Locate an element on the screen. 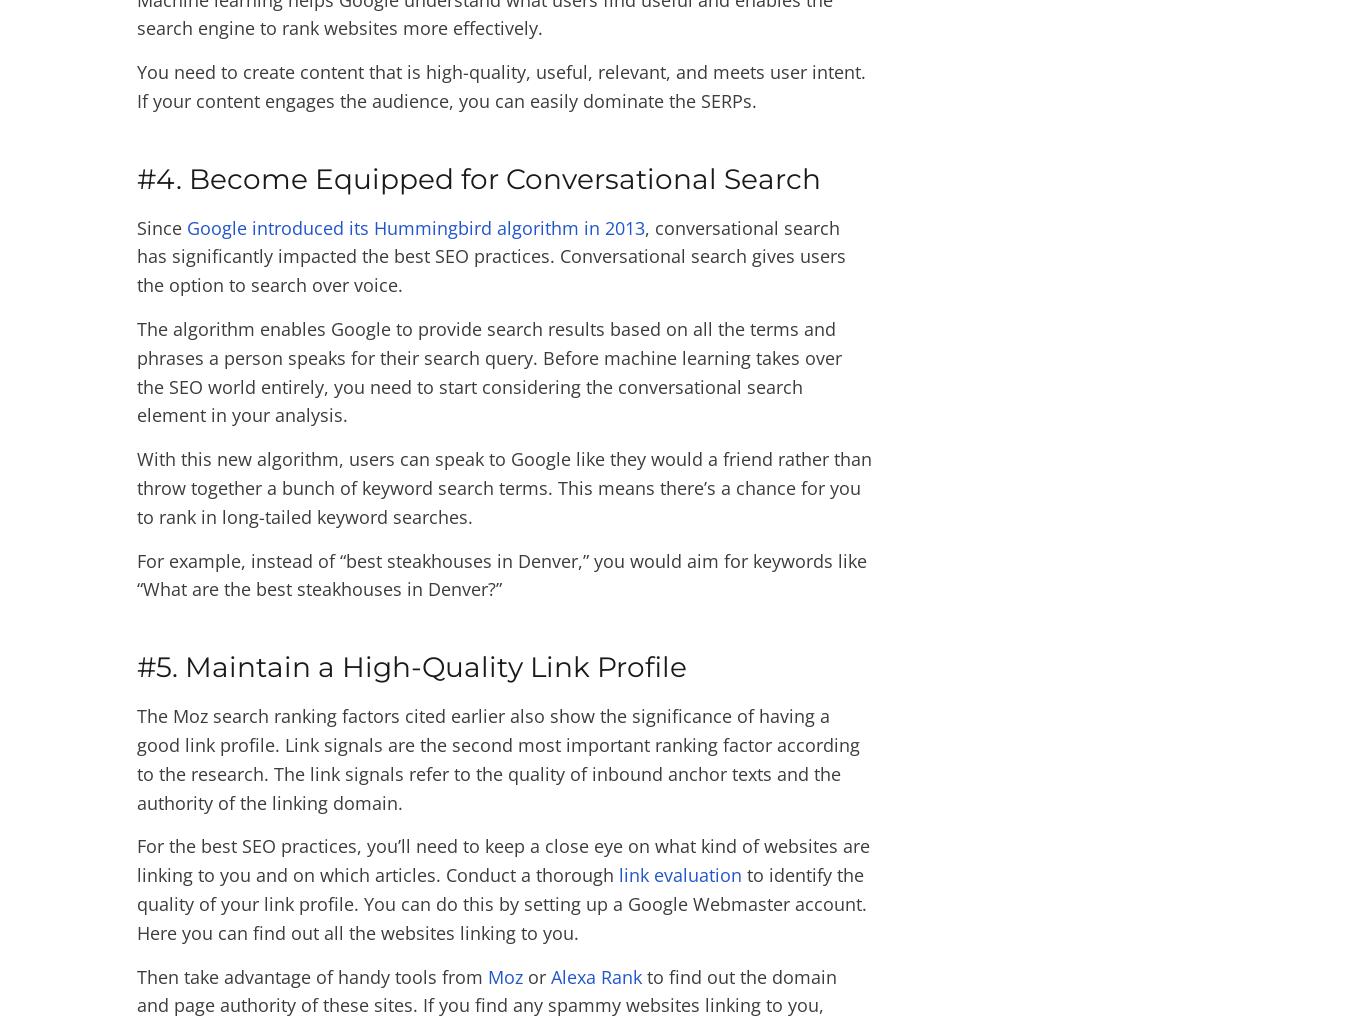  'or' is located at coordinates (536, 975).